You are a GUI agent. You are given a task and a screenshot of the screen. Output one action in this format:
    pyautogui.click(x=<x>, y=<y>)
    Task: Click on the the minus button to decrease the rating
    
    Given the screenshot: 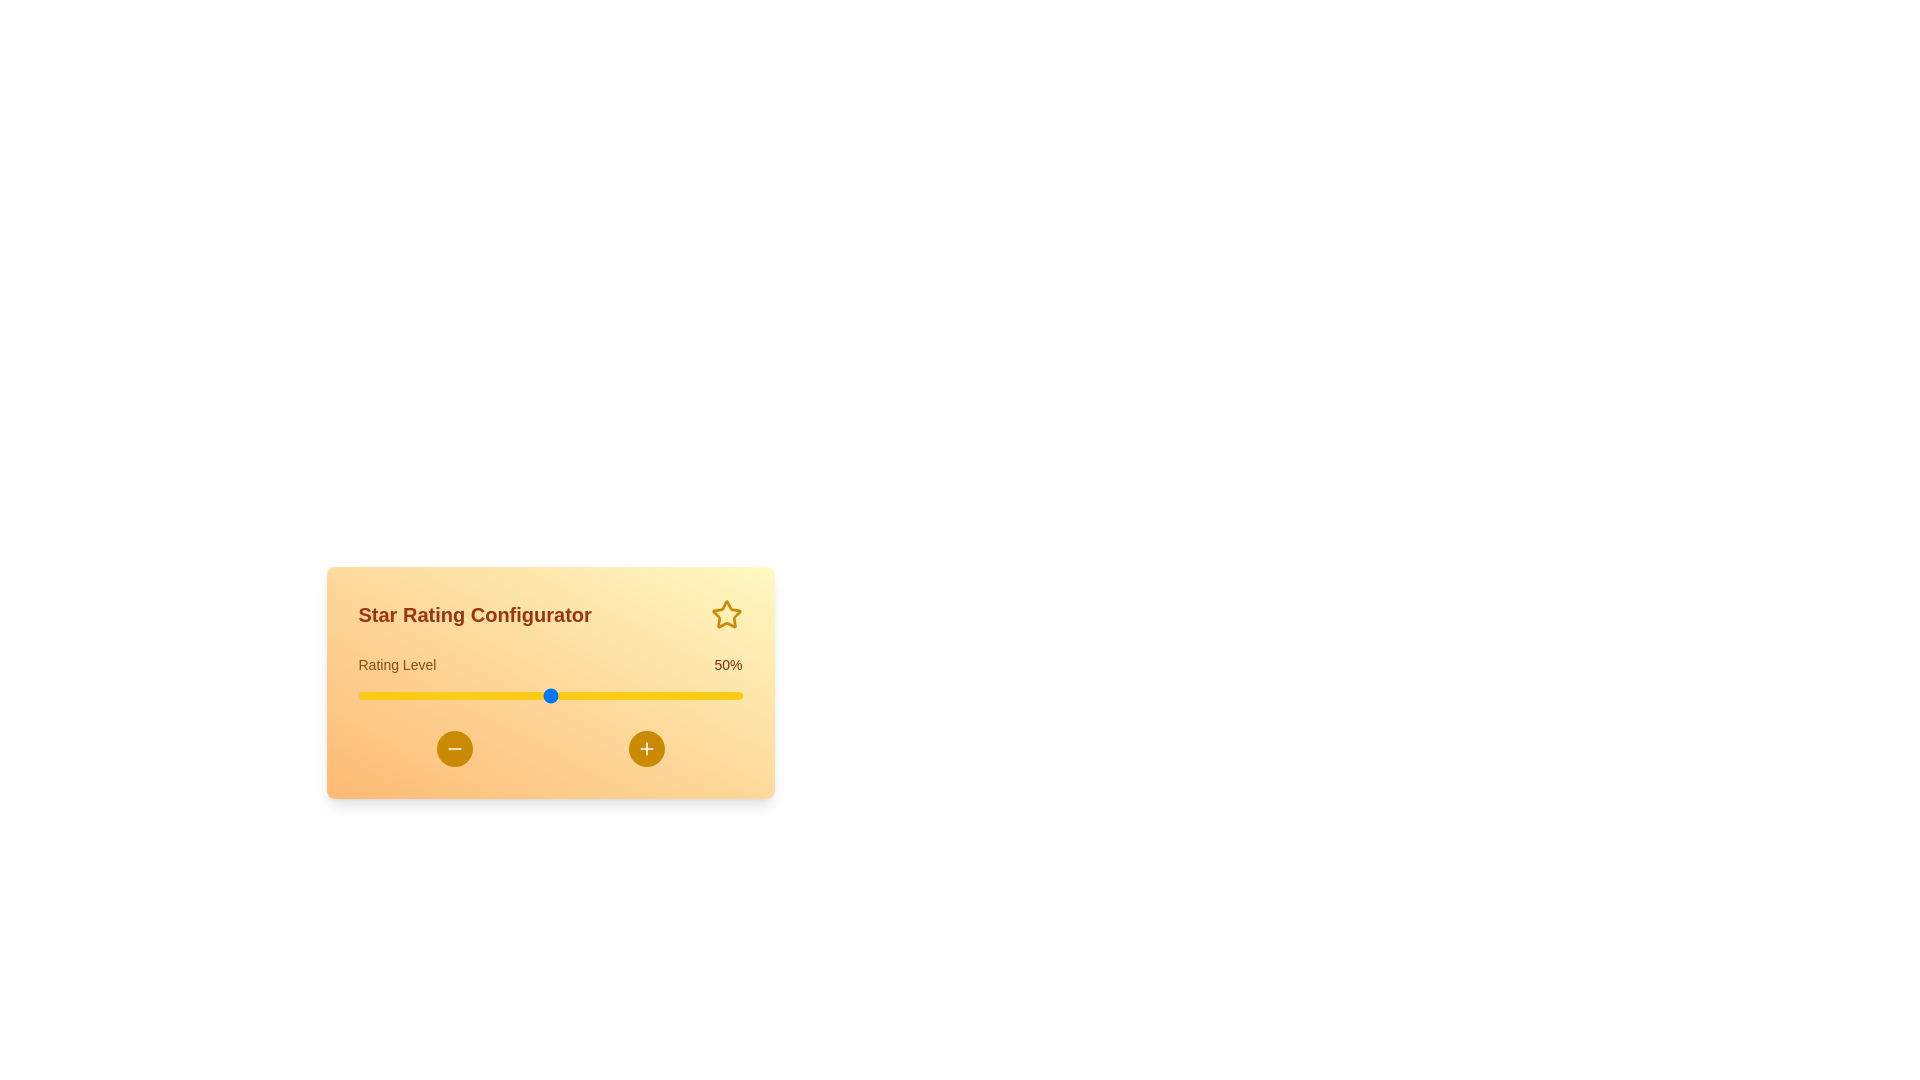 What is the action you would take?
    pyautogui.click(x=453, y=748)
    